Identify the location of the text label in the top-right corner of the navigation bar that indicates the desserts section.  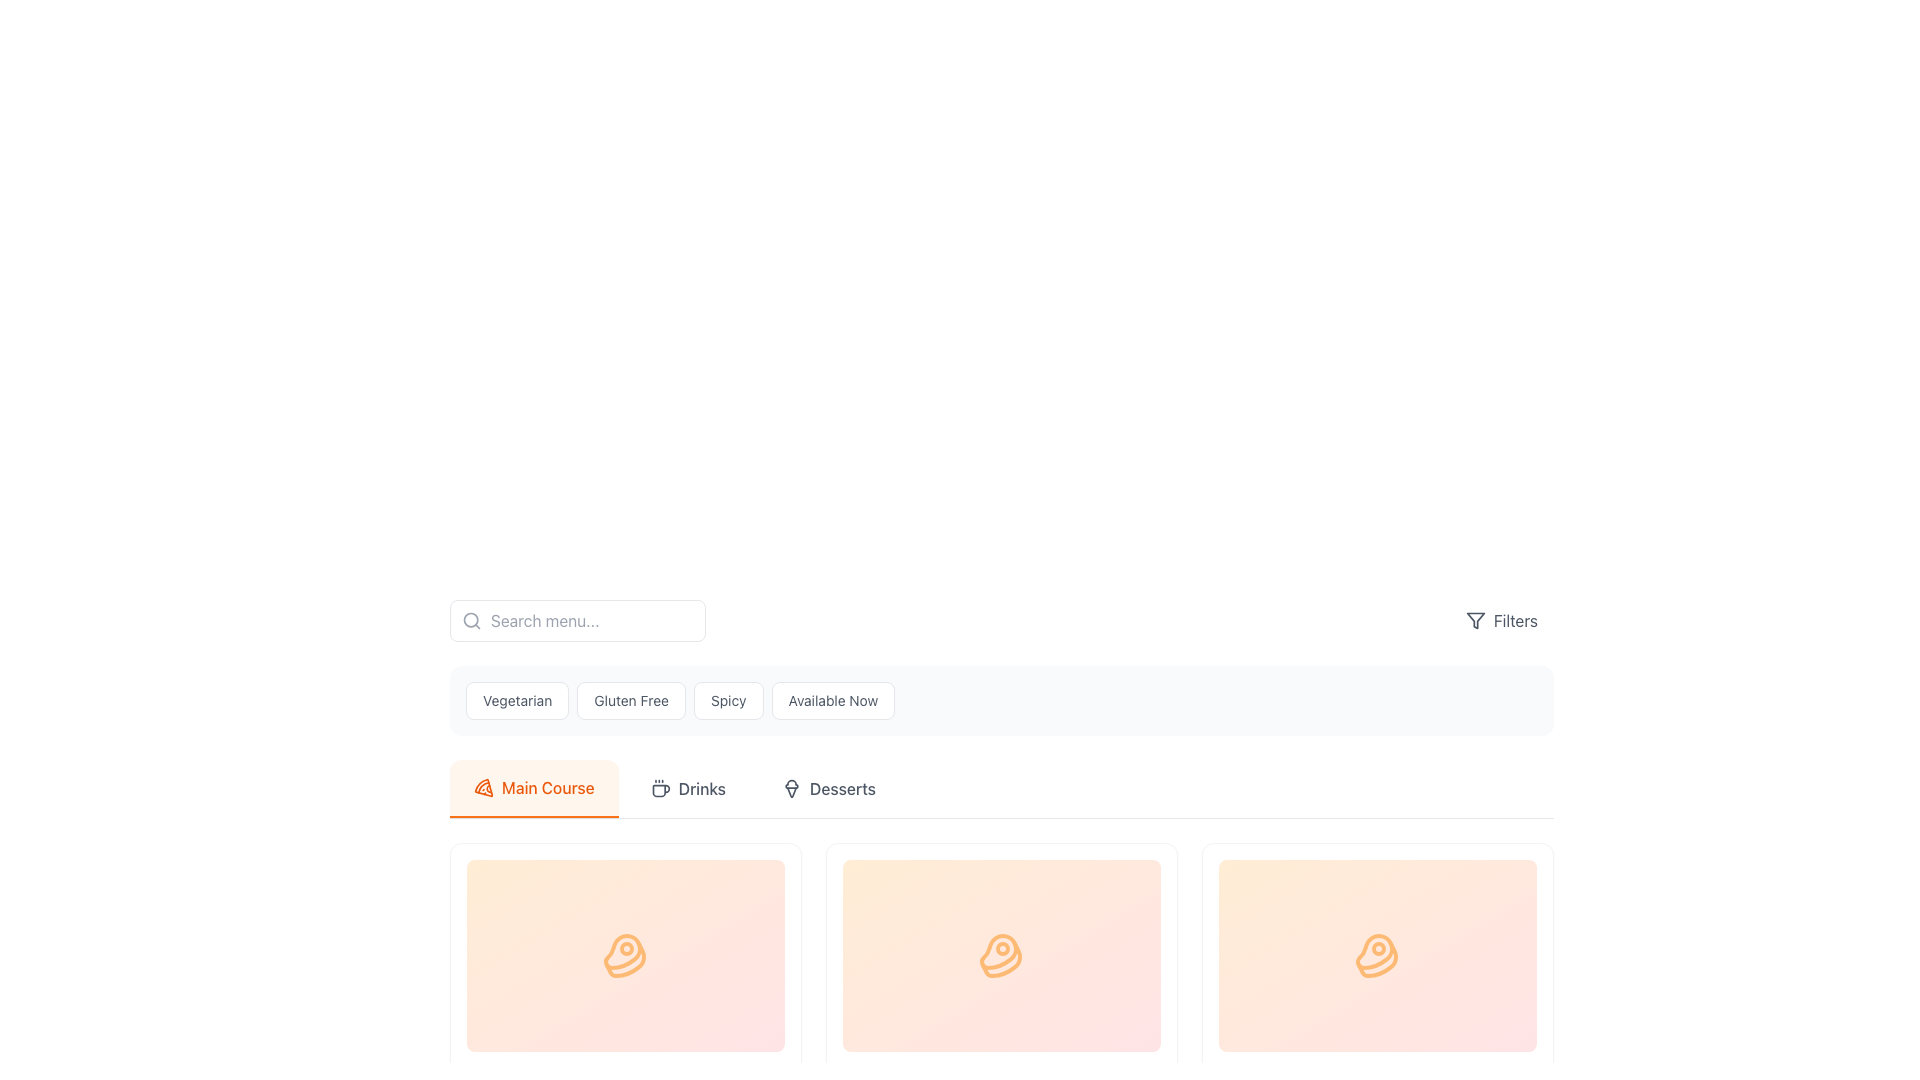
(843, 788).